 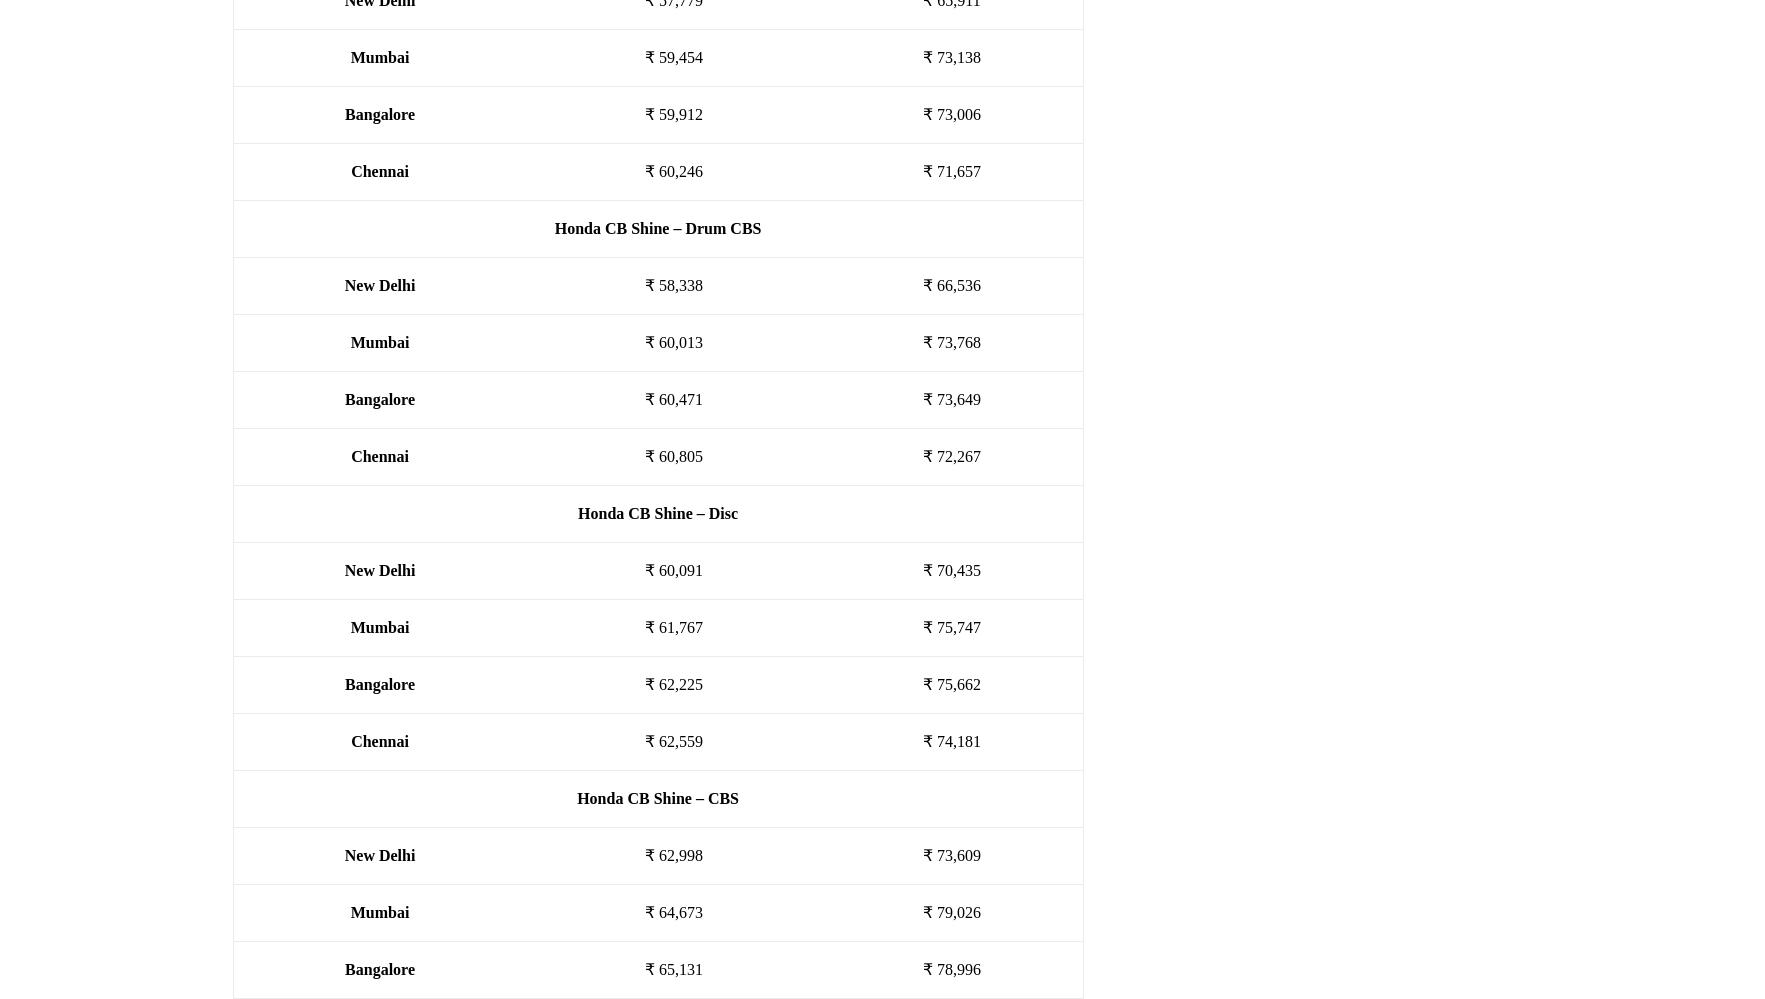 I want to click on '₹ 64,673', so click(x=671, y=912).